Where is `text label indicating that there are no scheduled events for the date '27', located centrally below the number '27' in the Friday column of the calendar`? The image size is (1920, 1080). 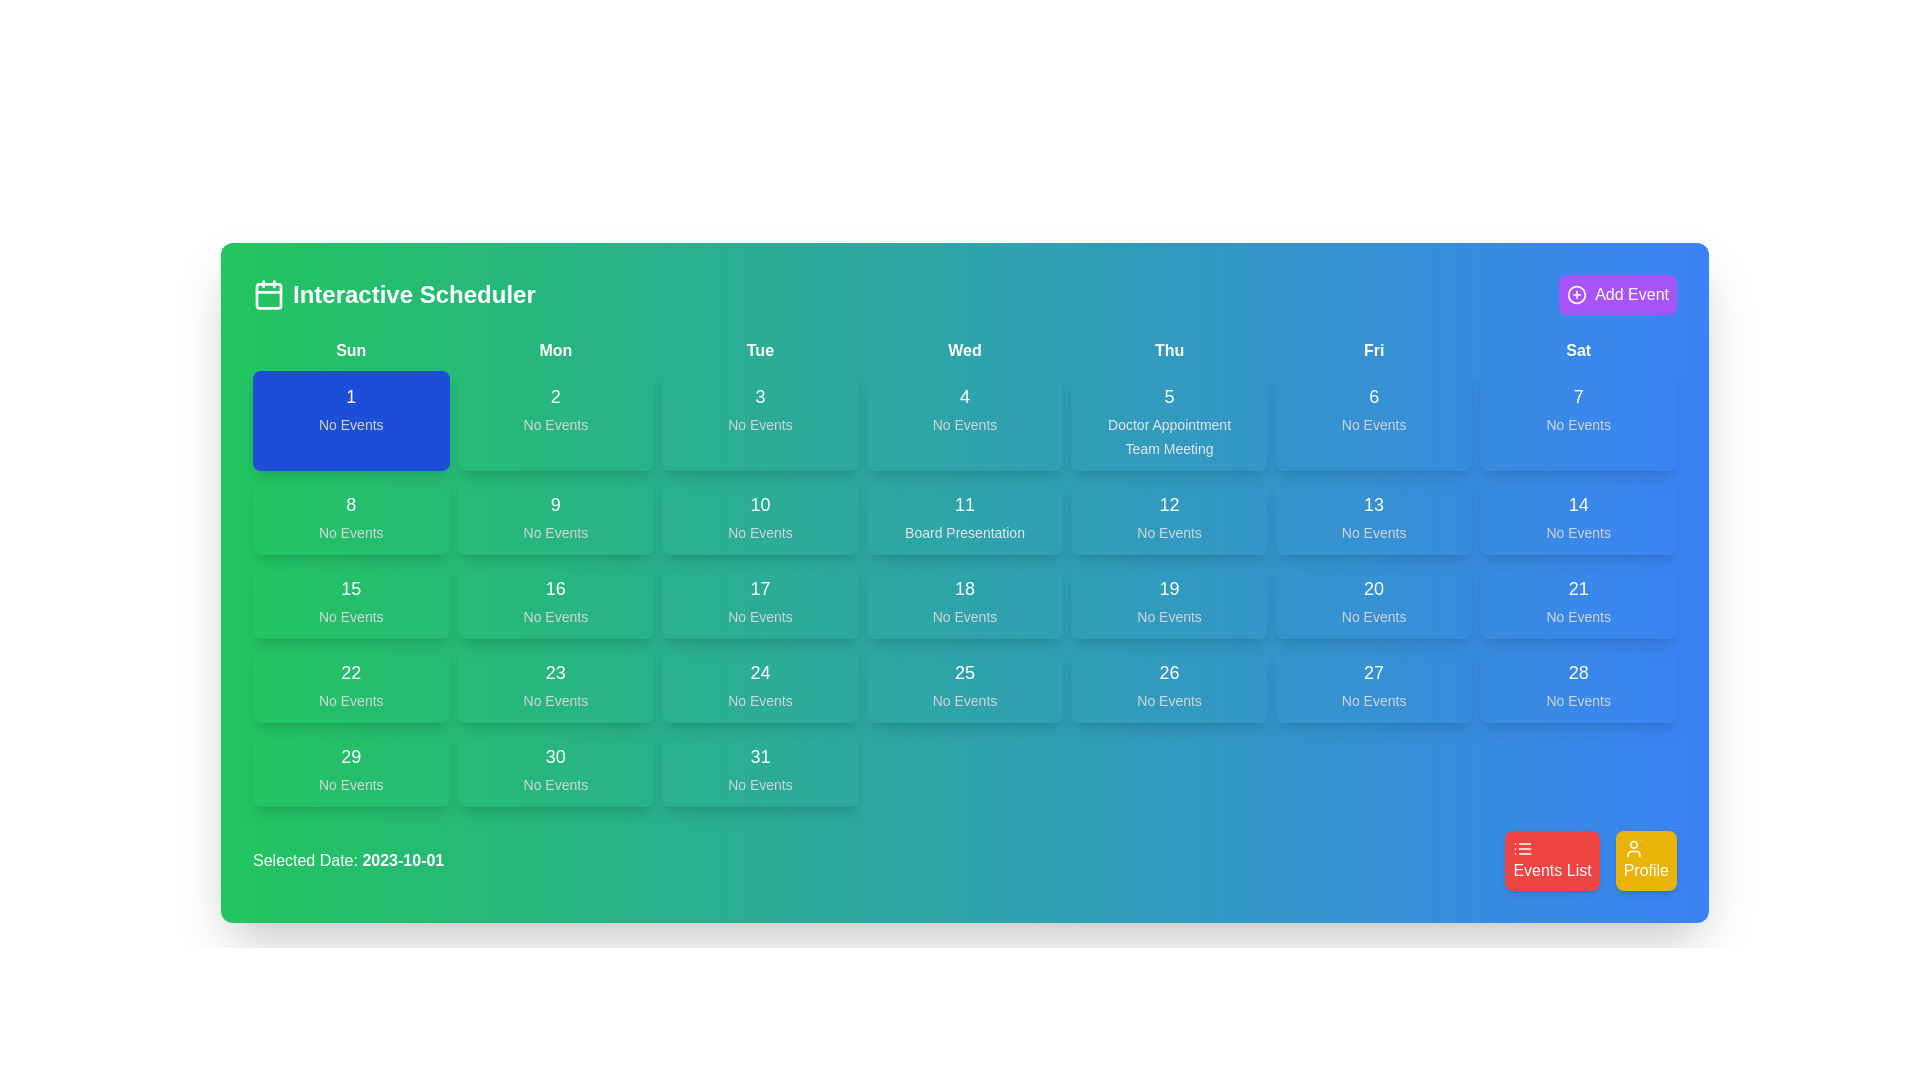
text label indicating that there are no scheduled events for the date '27', located centrally below the number '27' in the Friday column of the calendar is located at coordinates (1373, 700).